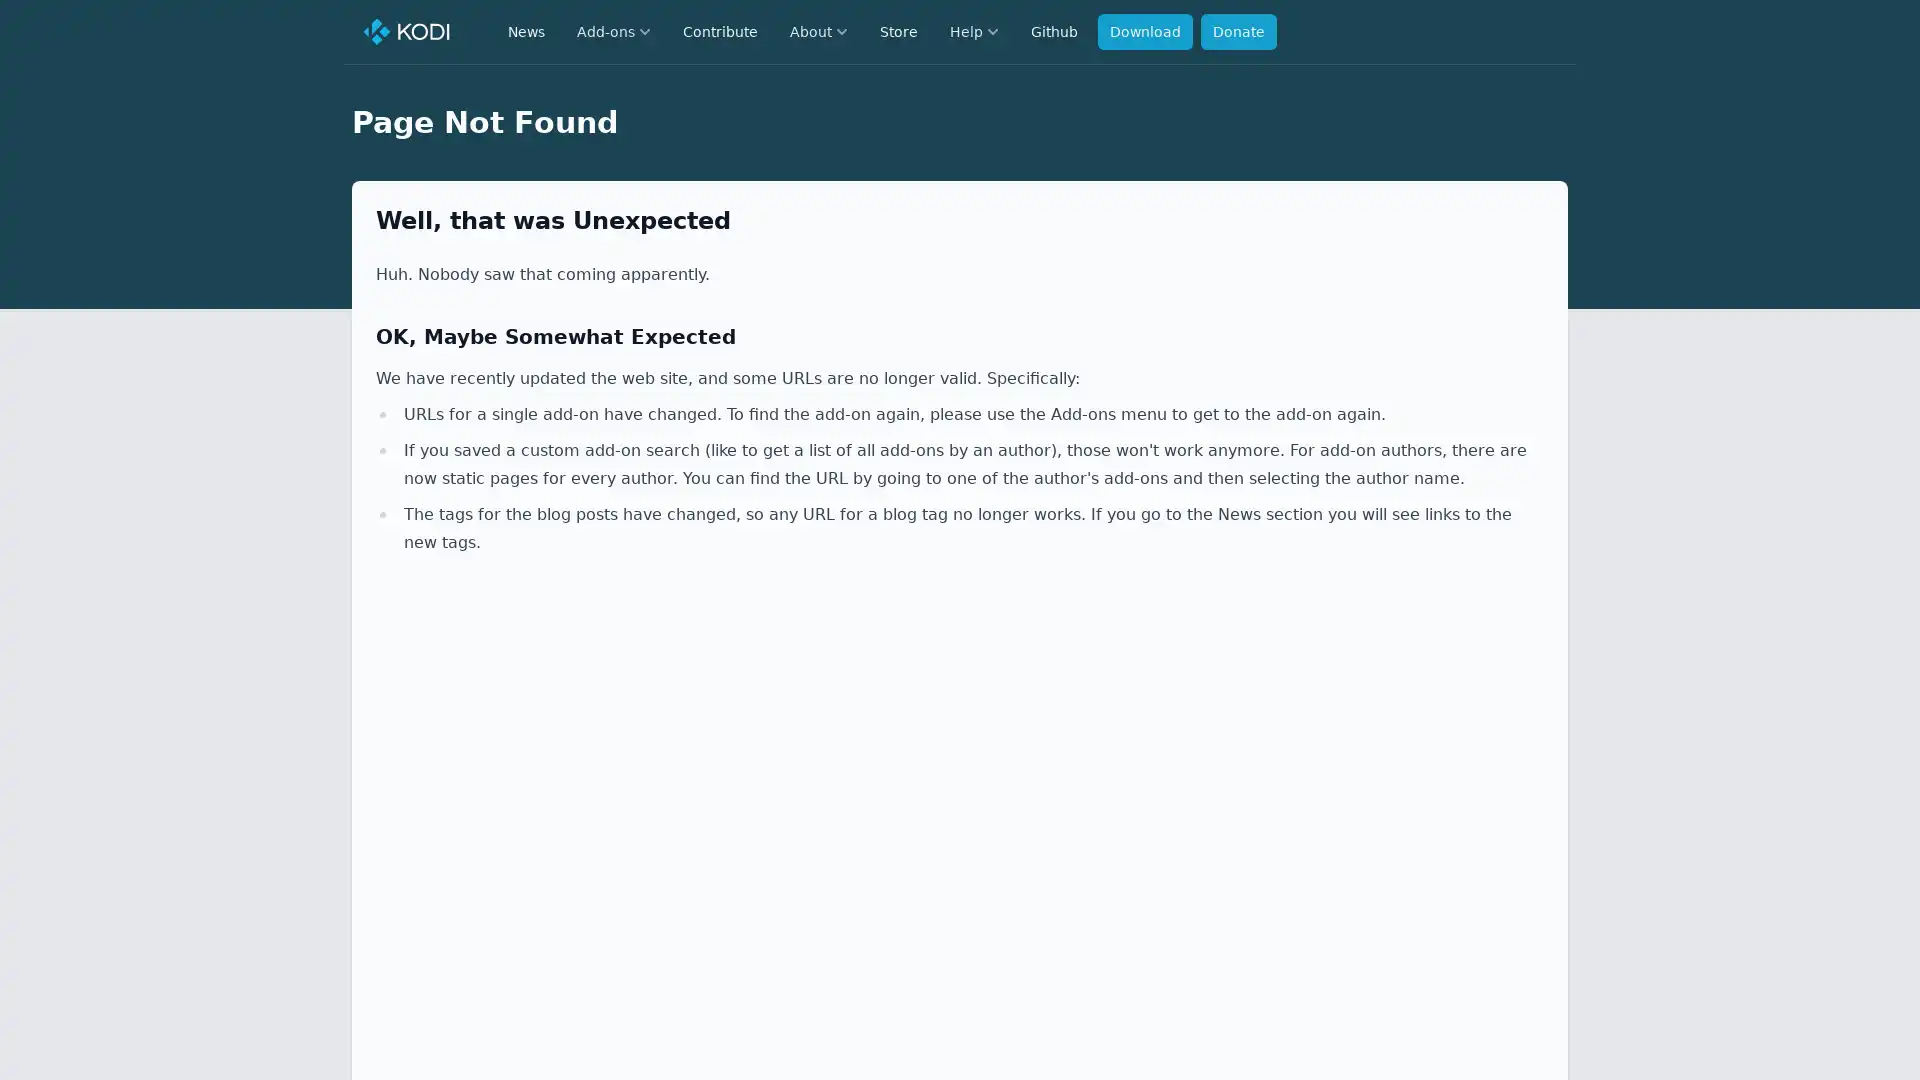 This screenshot has width=1920, height=1080. What do you see at coordinates (613, 31) in the screenshot?
I see `Add-ons` at bounding box center [613, 31].